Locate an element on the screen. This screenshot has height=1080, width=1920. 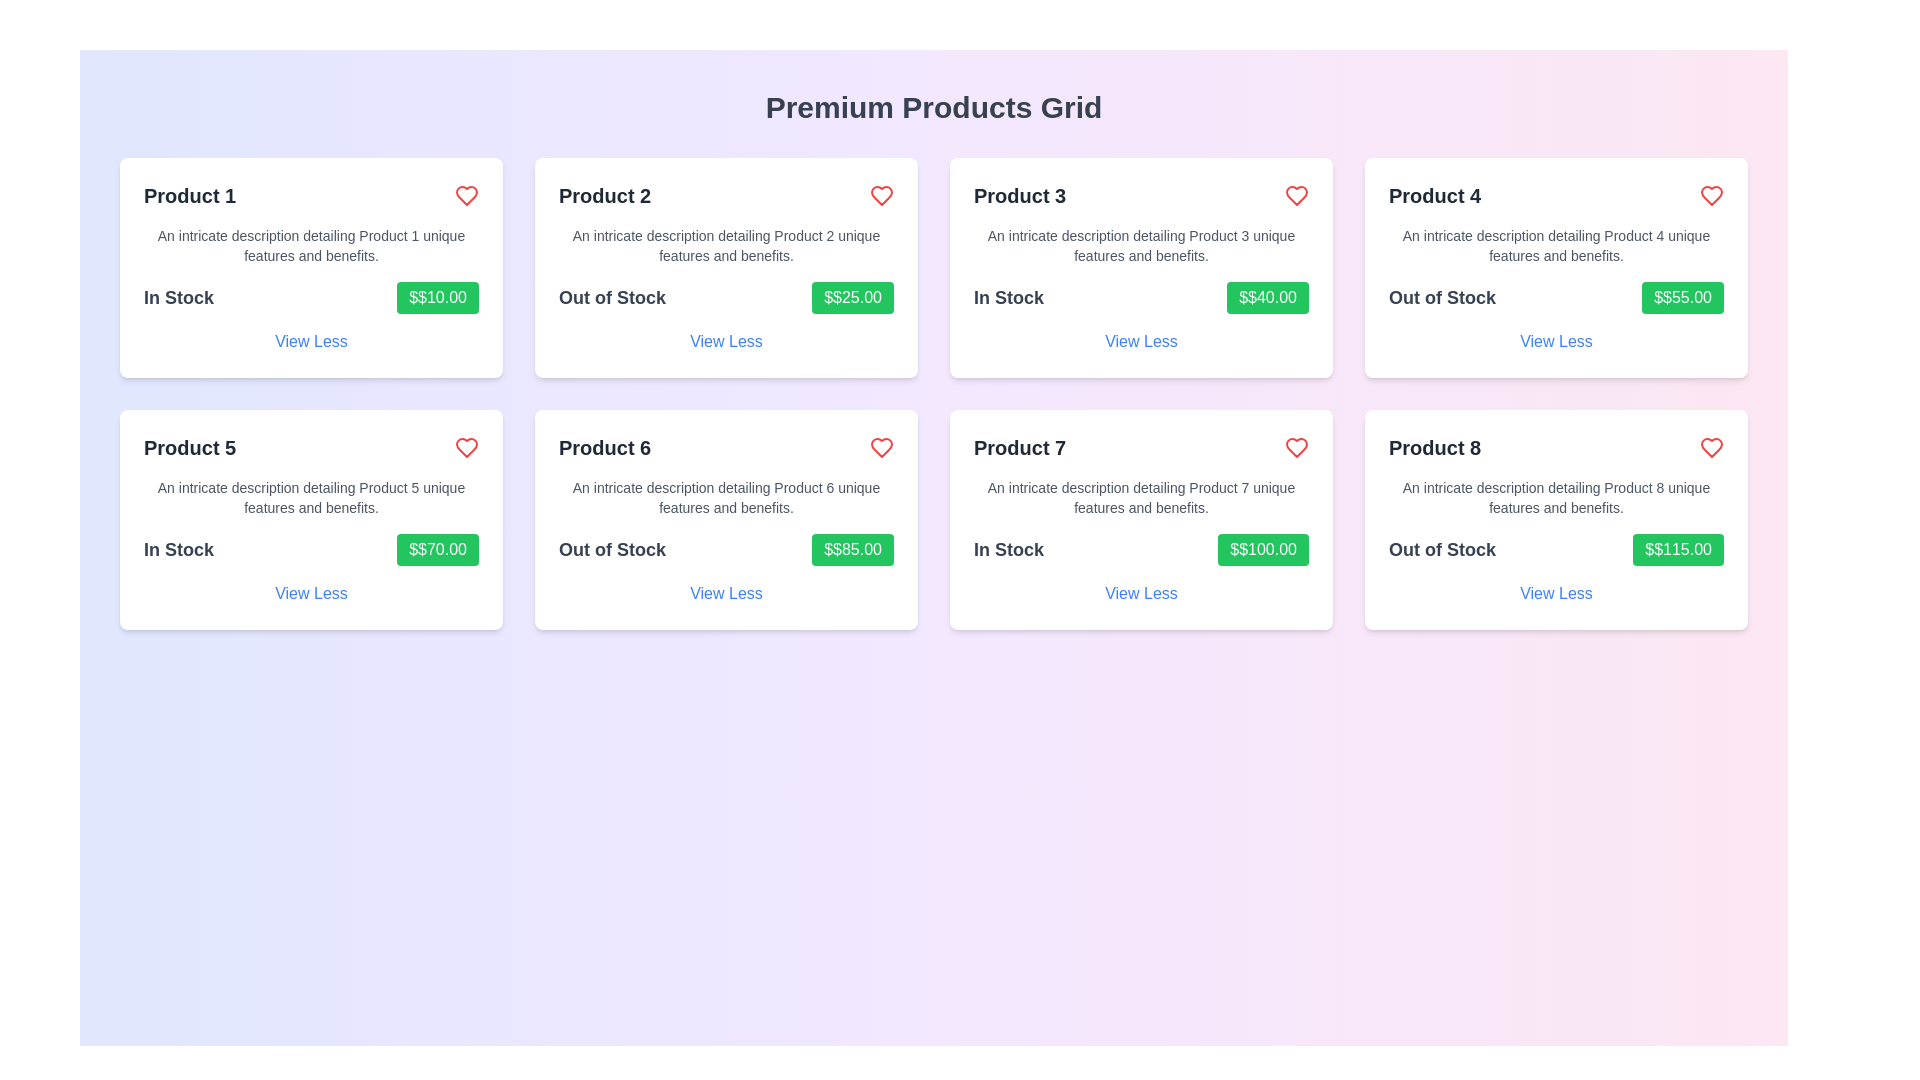
the green button displaying the price '$25.00' for 'Product 2' is located at coordinates (853, 297).